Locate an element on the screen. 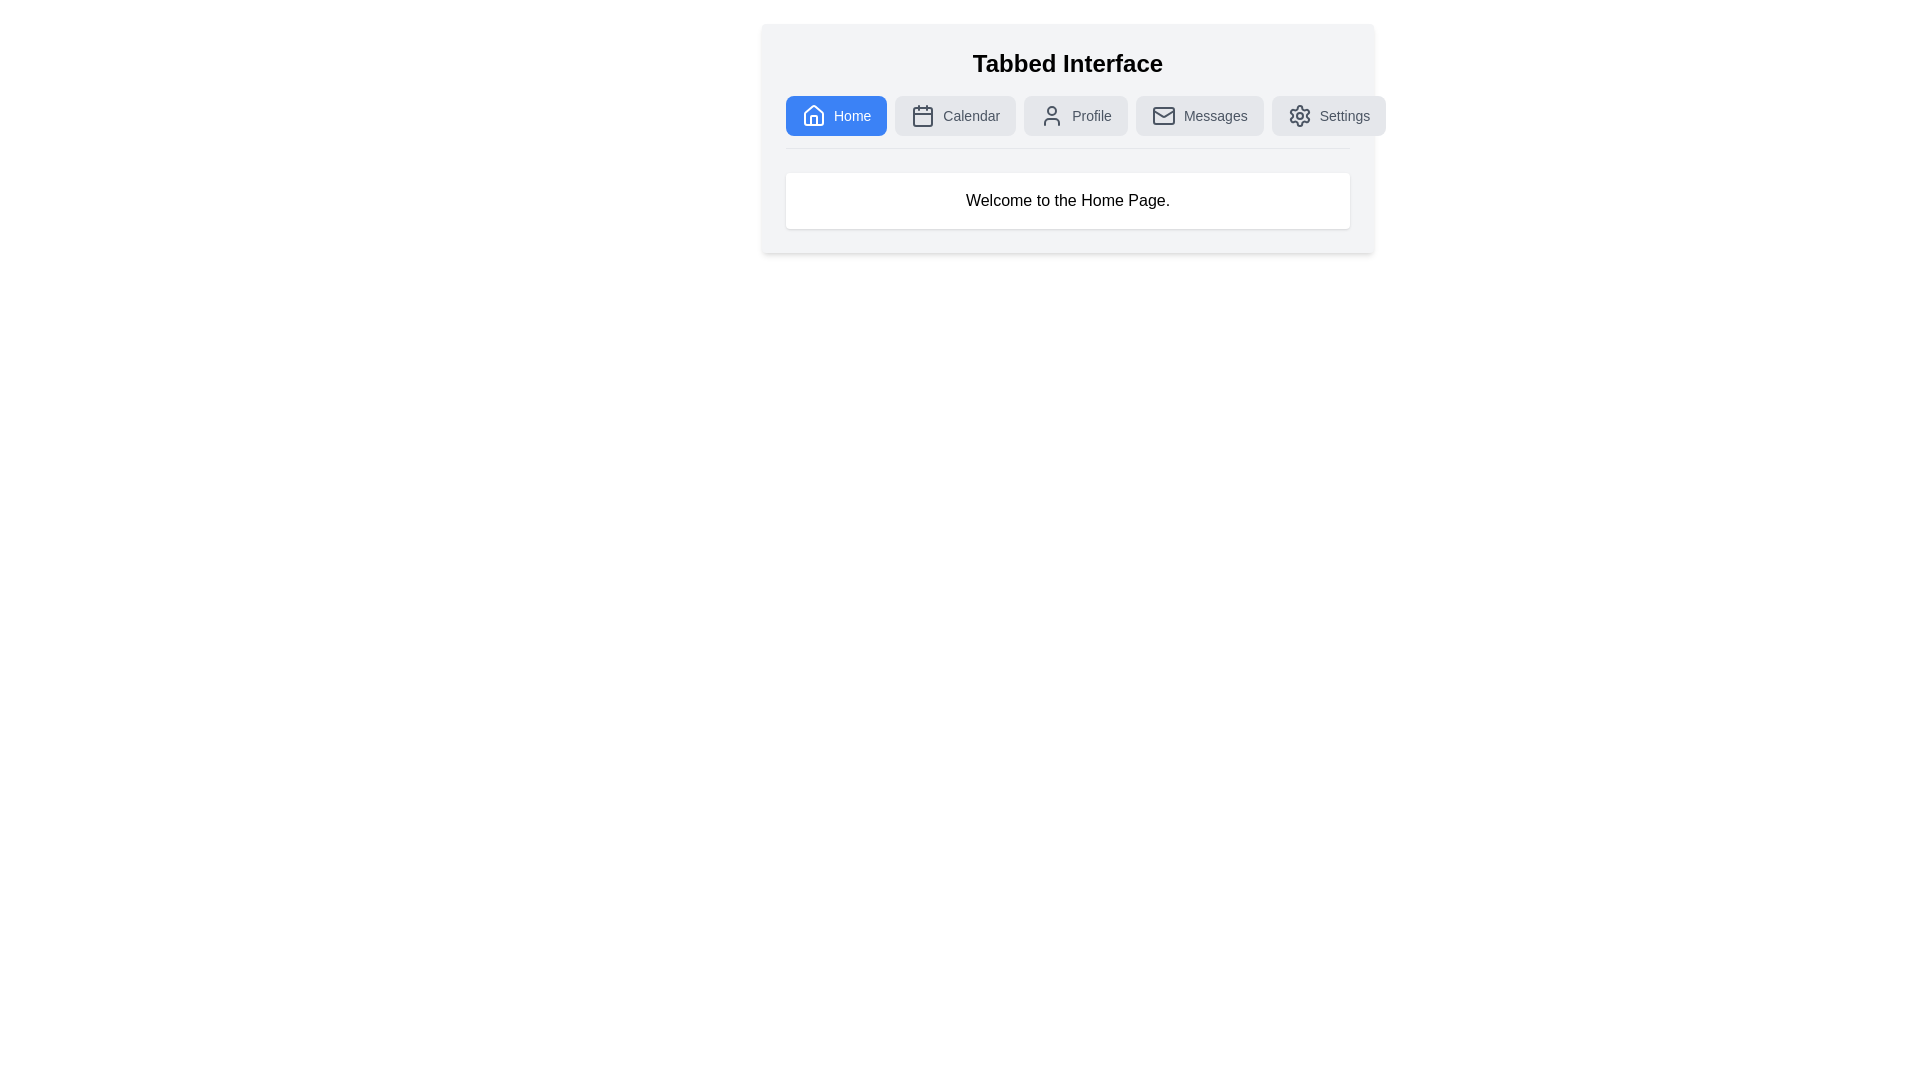  the navigation button located at the top left of the interface to redirect to the homepage is located at coordinates (836, 115).